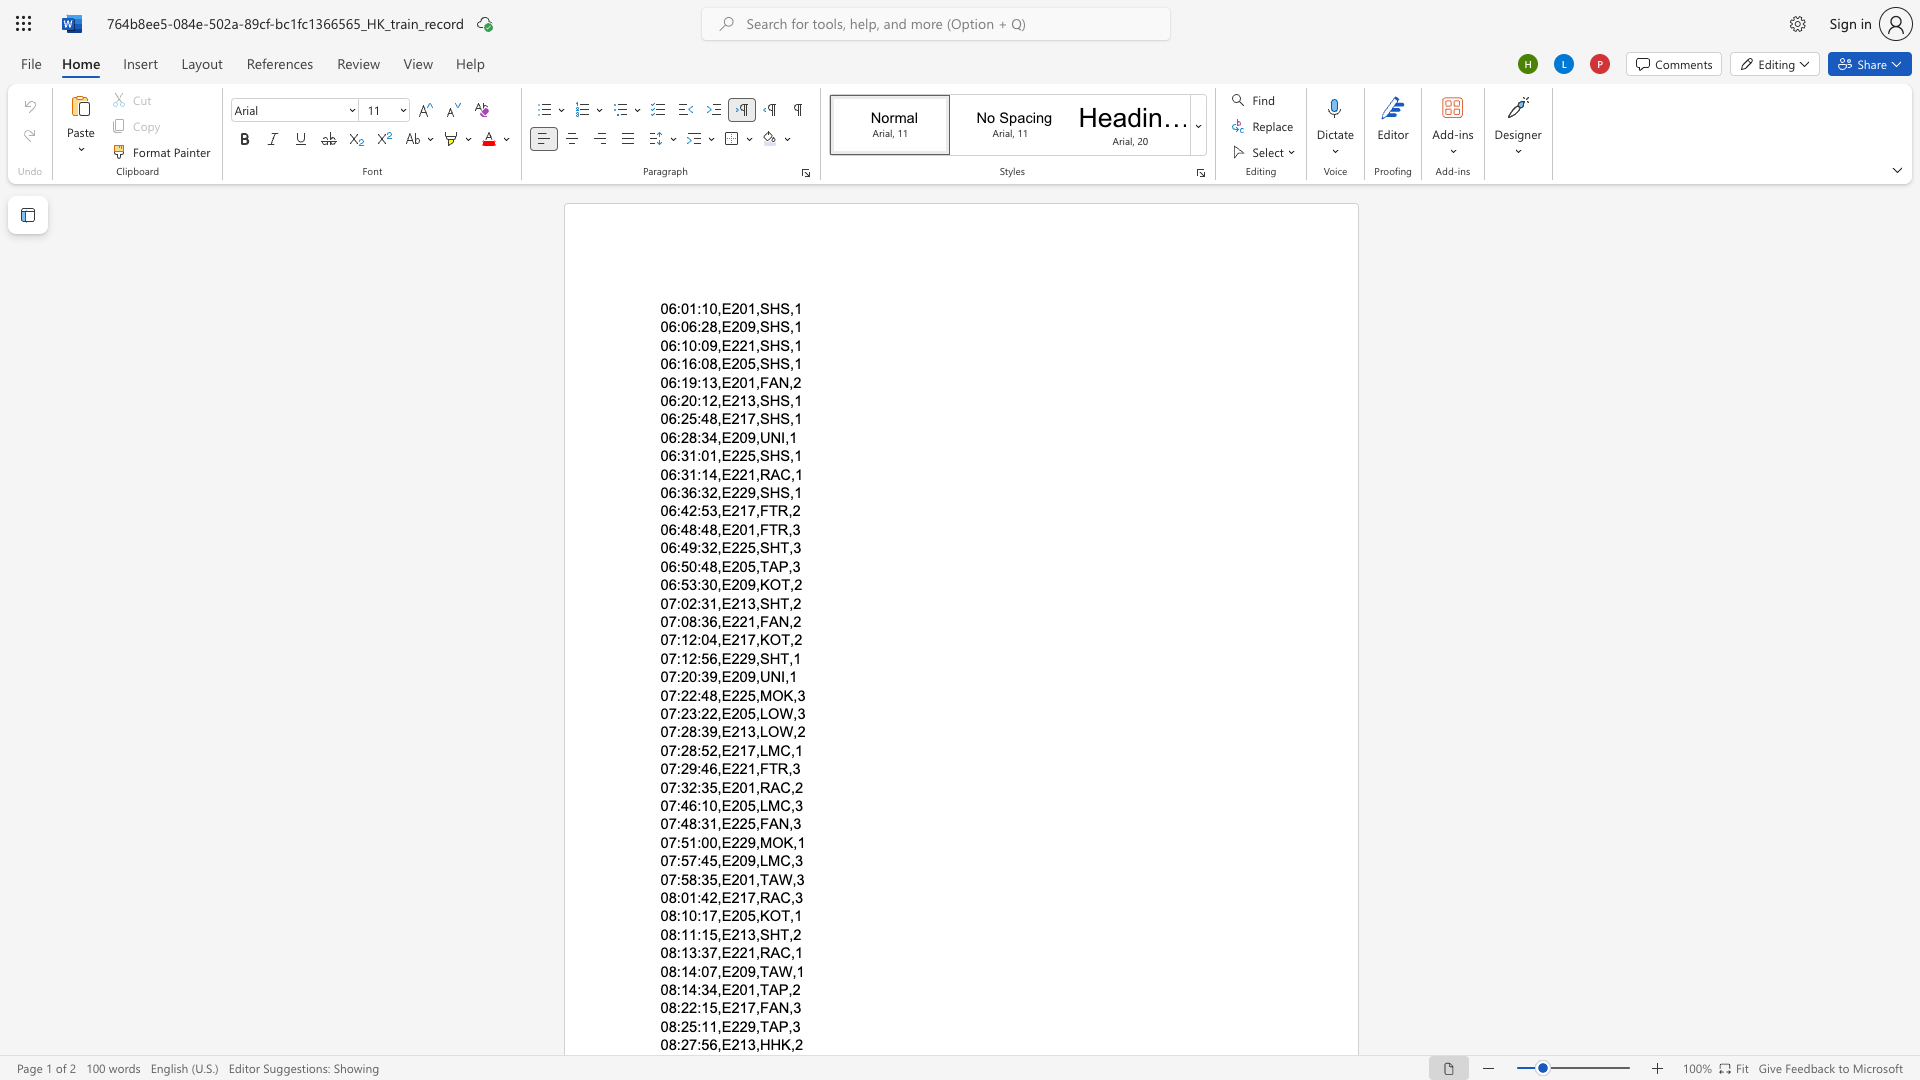 The width and height of the screenshot is (1920, 1080). I want to click on the subset text "05,KOT," within the text "08:10:17,E205,KOT,1", so click(738, 916).